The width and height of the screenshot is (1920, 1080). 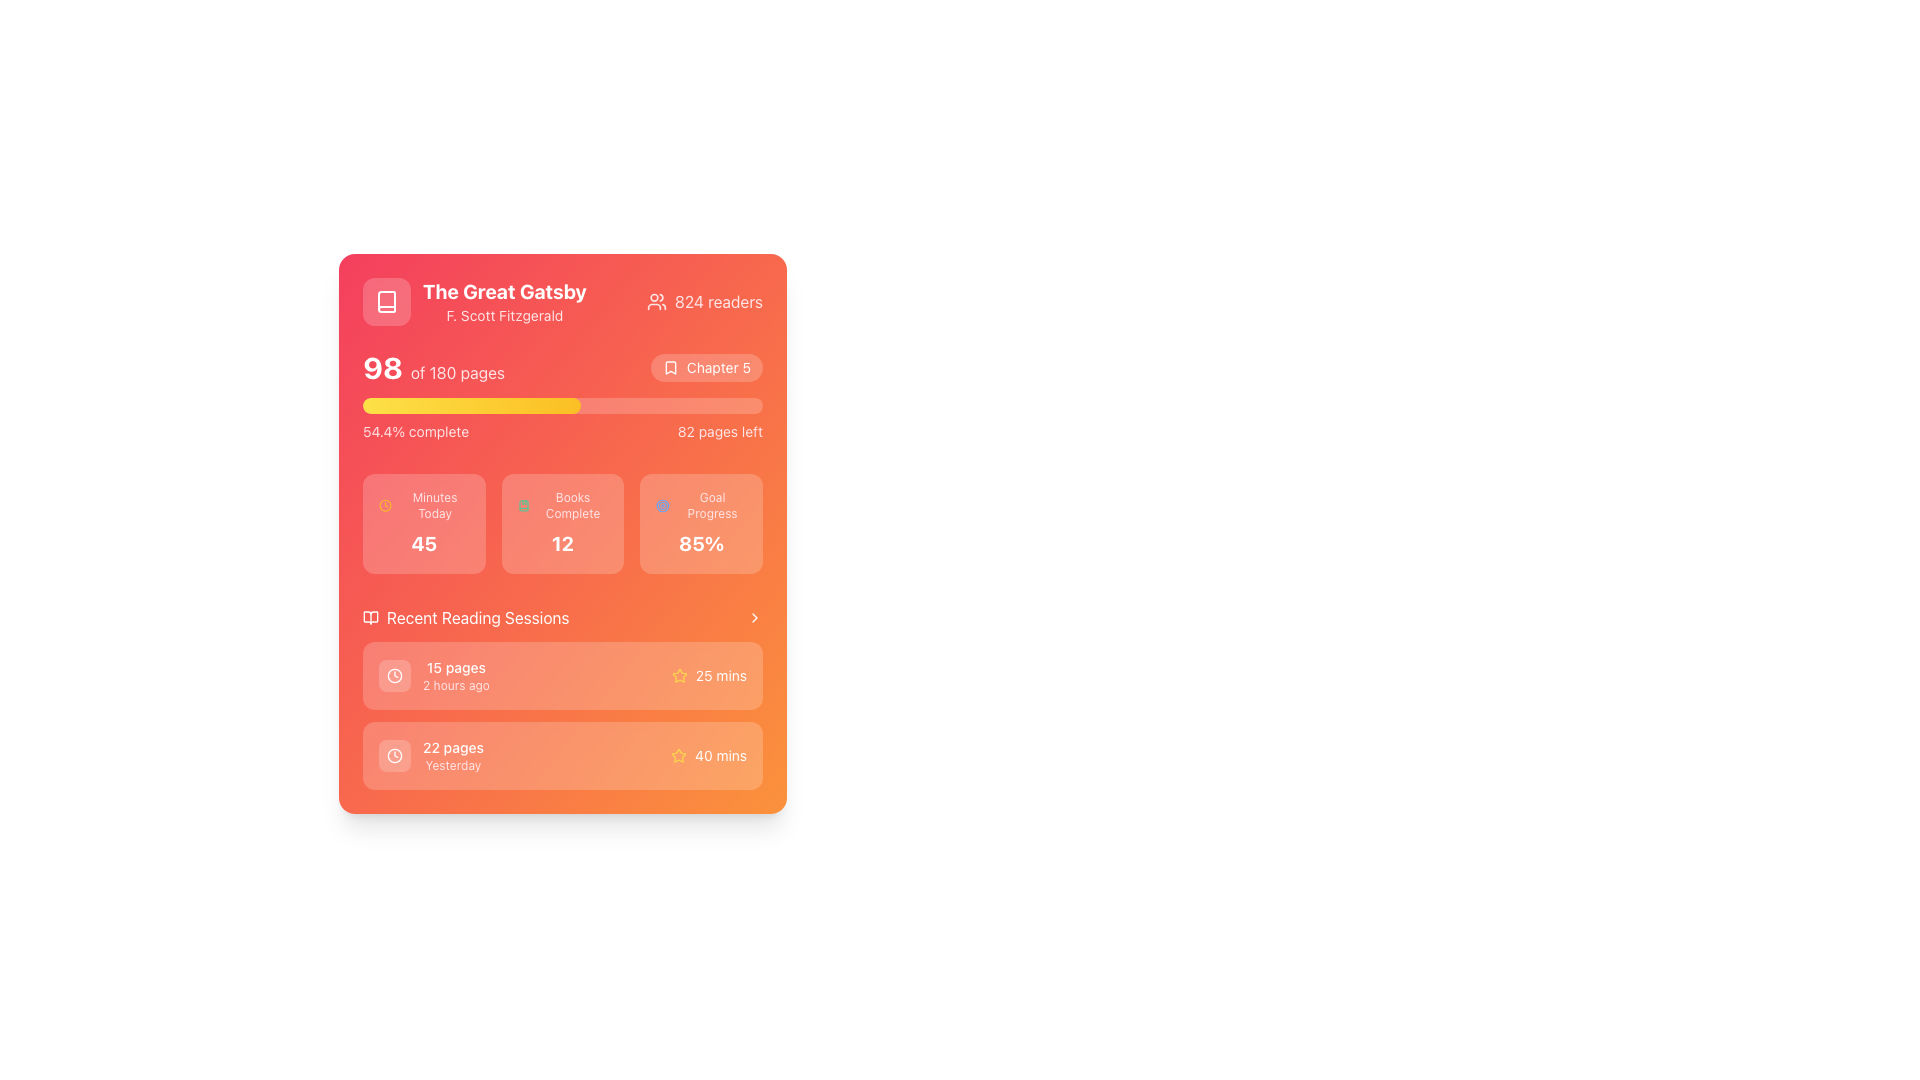 I want to click on static text label displaying 'Yesterday' located below the '22 pages' label within the Recent Reading Sessions card, so click(x=452, y=765).